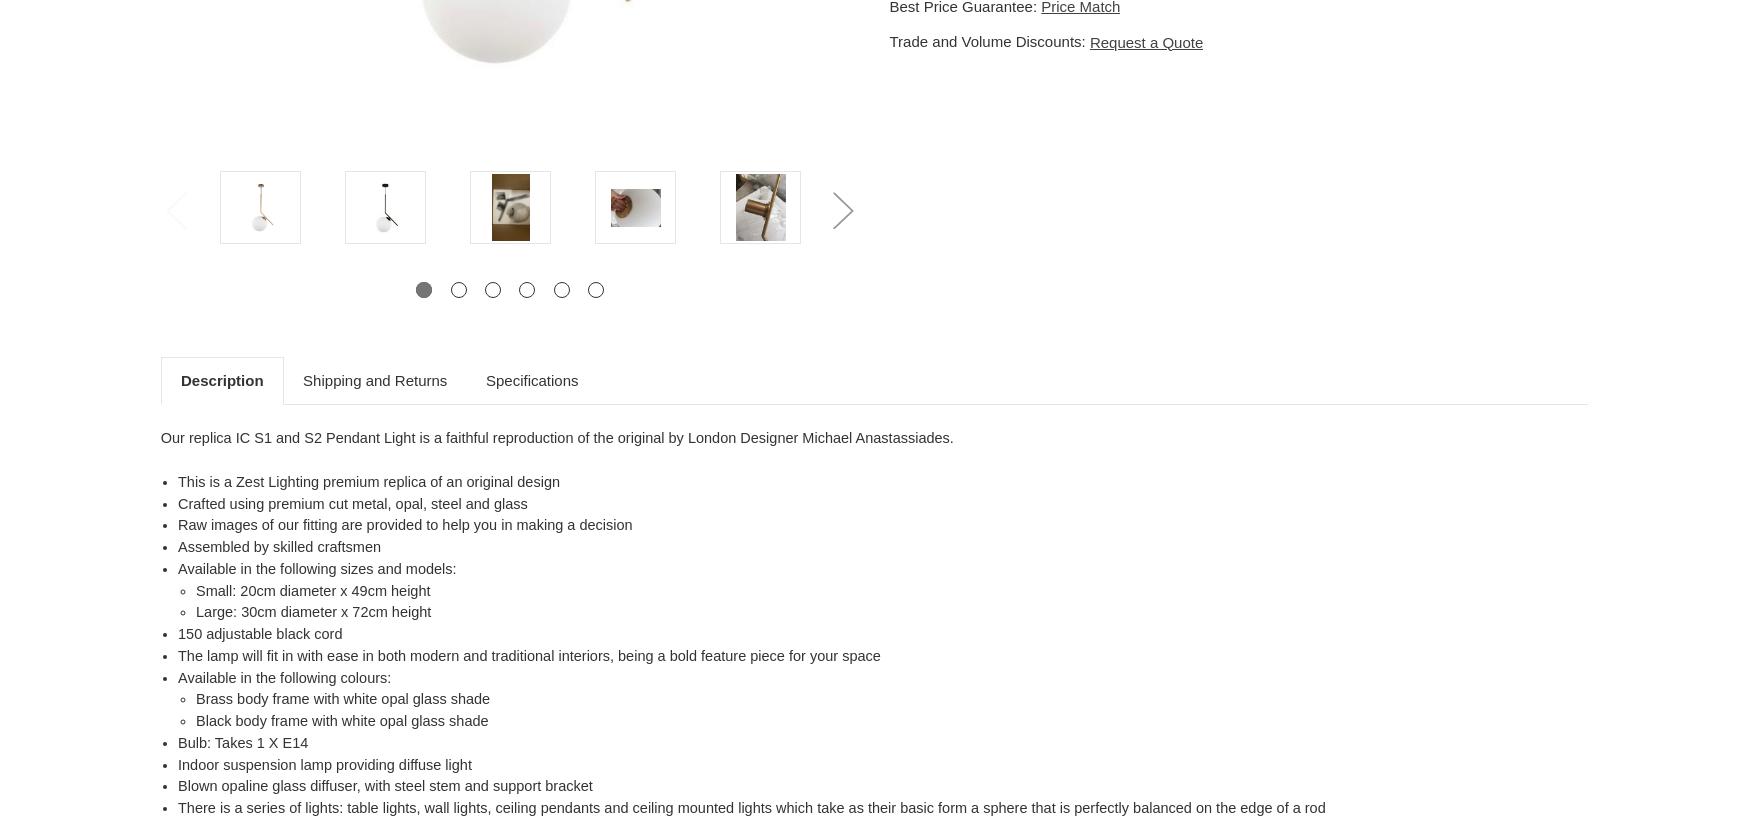  I want to click on 'Your first payment is taken when the order is processed and the remaining 3 are automatically taken every two weeks.', so click(883, 301).